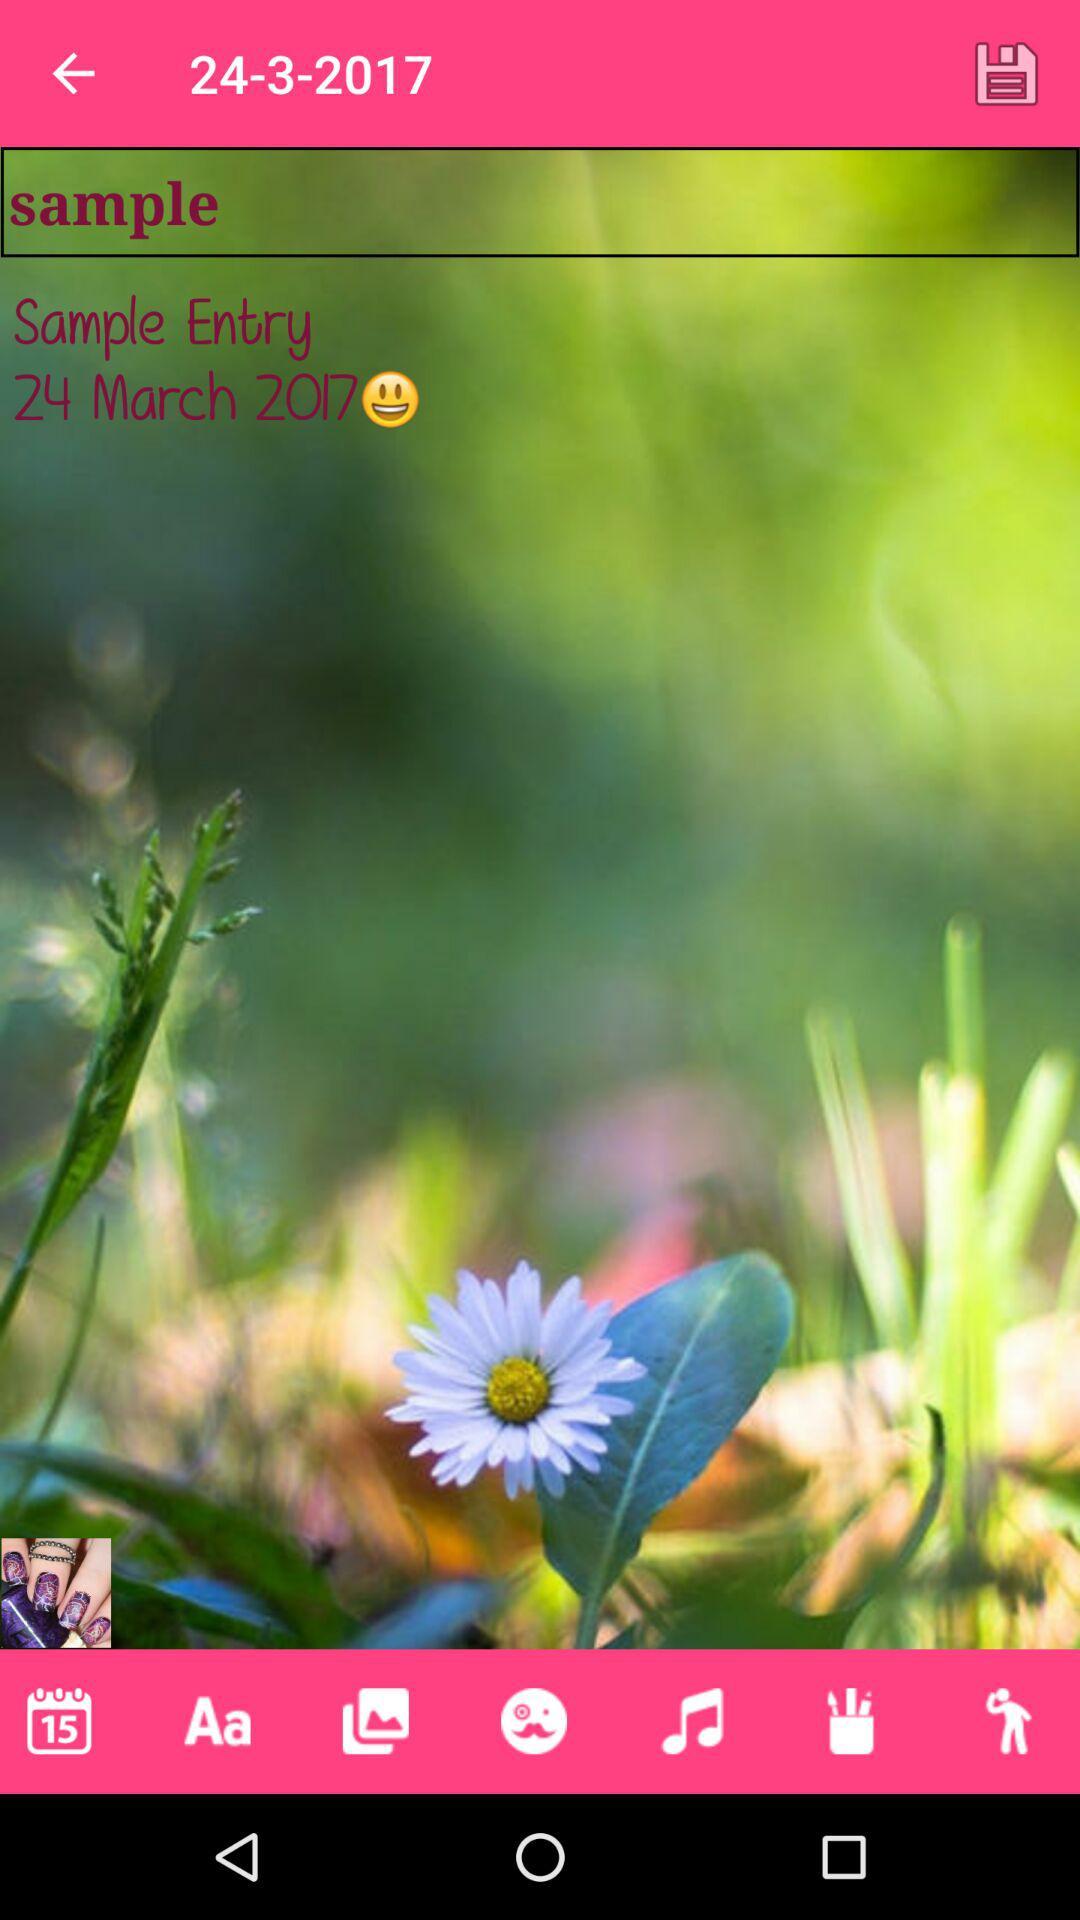  What do you see at coordinates (58, 1720) in the screenshot?
I see `show the entire calendar` at bounding box center [58, 1720].